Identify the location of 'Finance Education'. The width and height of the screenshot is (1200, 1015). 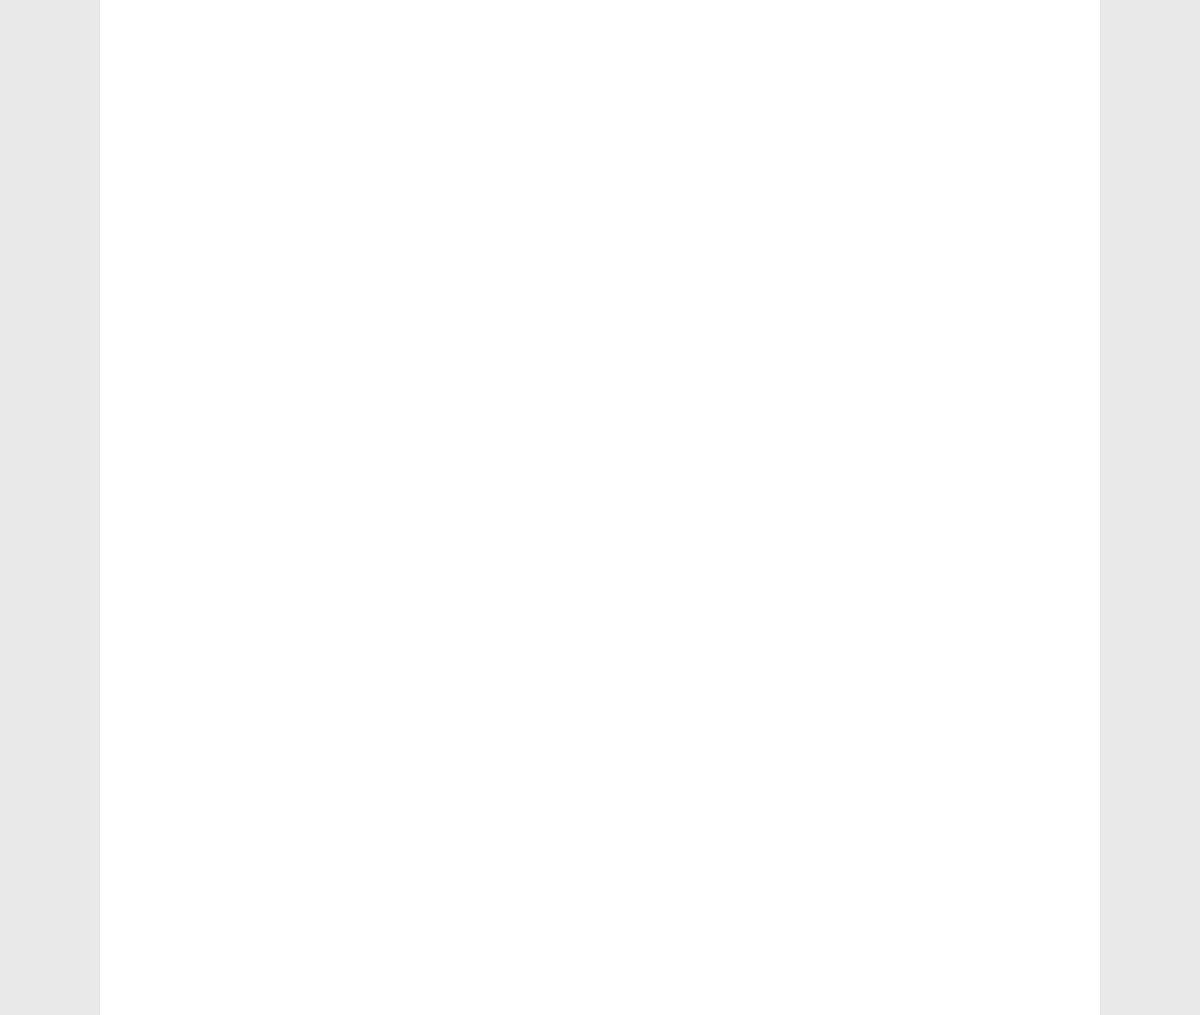
(917, 565).